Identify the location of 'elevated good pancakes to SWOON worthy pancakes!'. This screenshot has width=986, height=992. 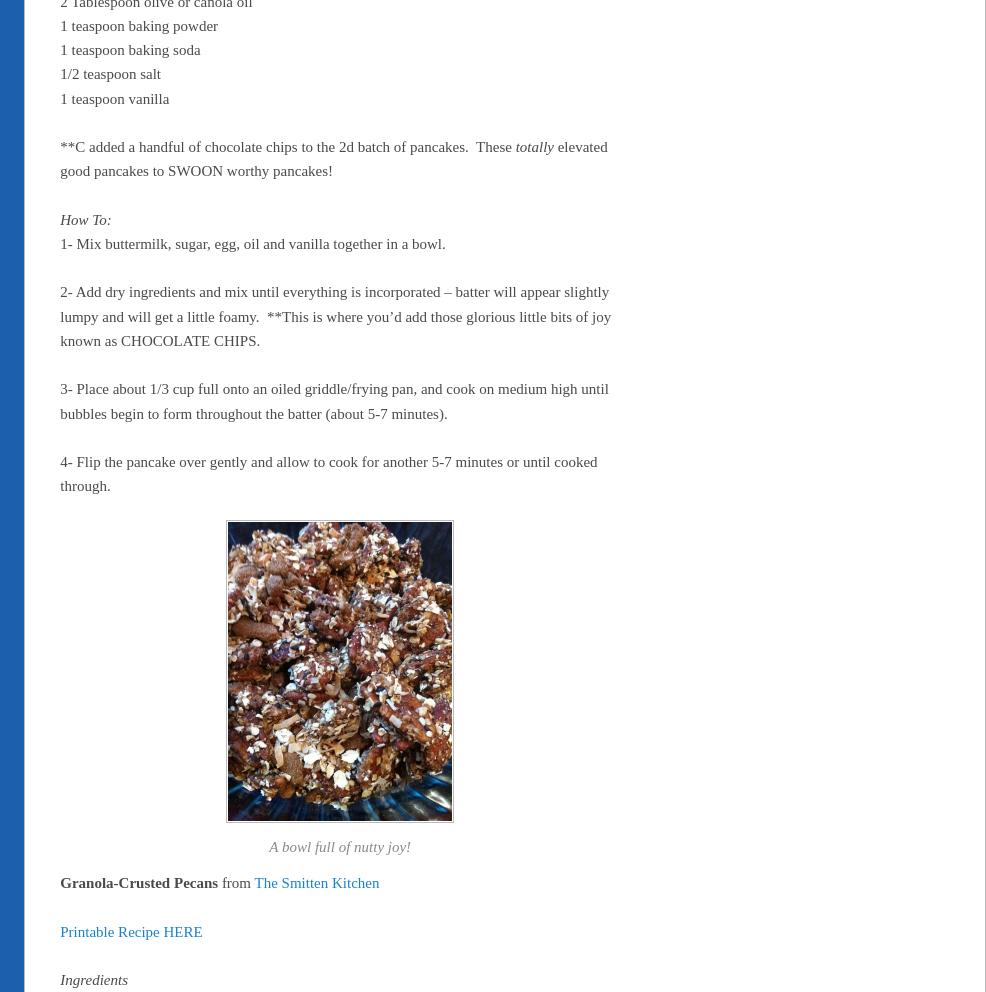
(332, 159).